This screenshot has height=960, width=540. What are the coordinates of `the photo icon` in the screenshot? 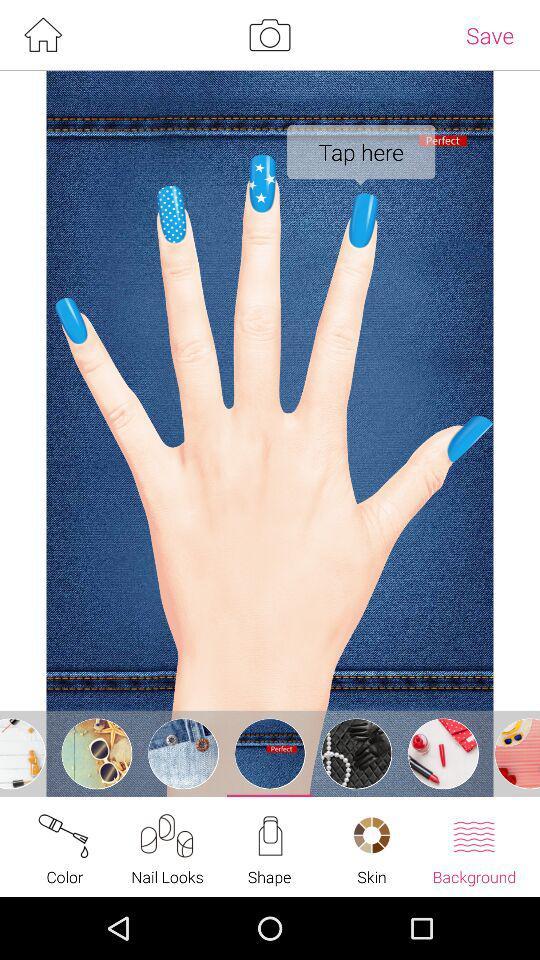 It's located at (269, 36).